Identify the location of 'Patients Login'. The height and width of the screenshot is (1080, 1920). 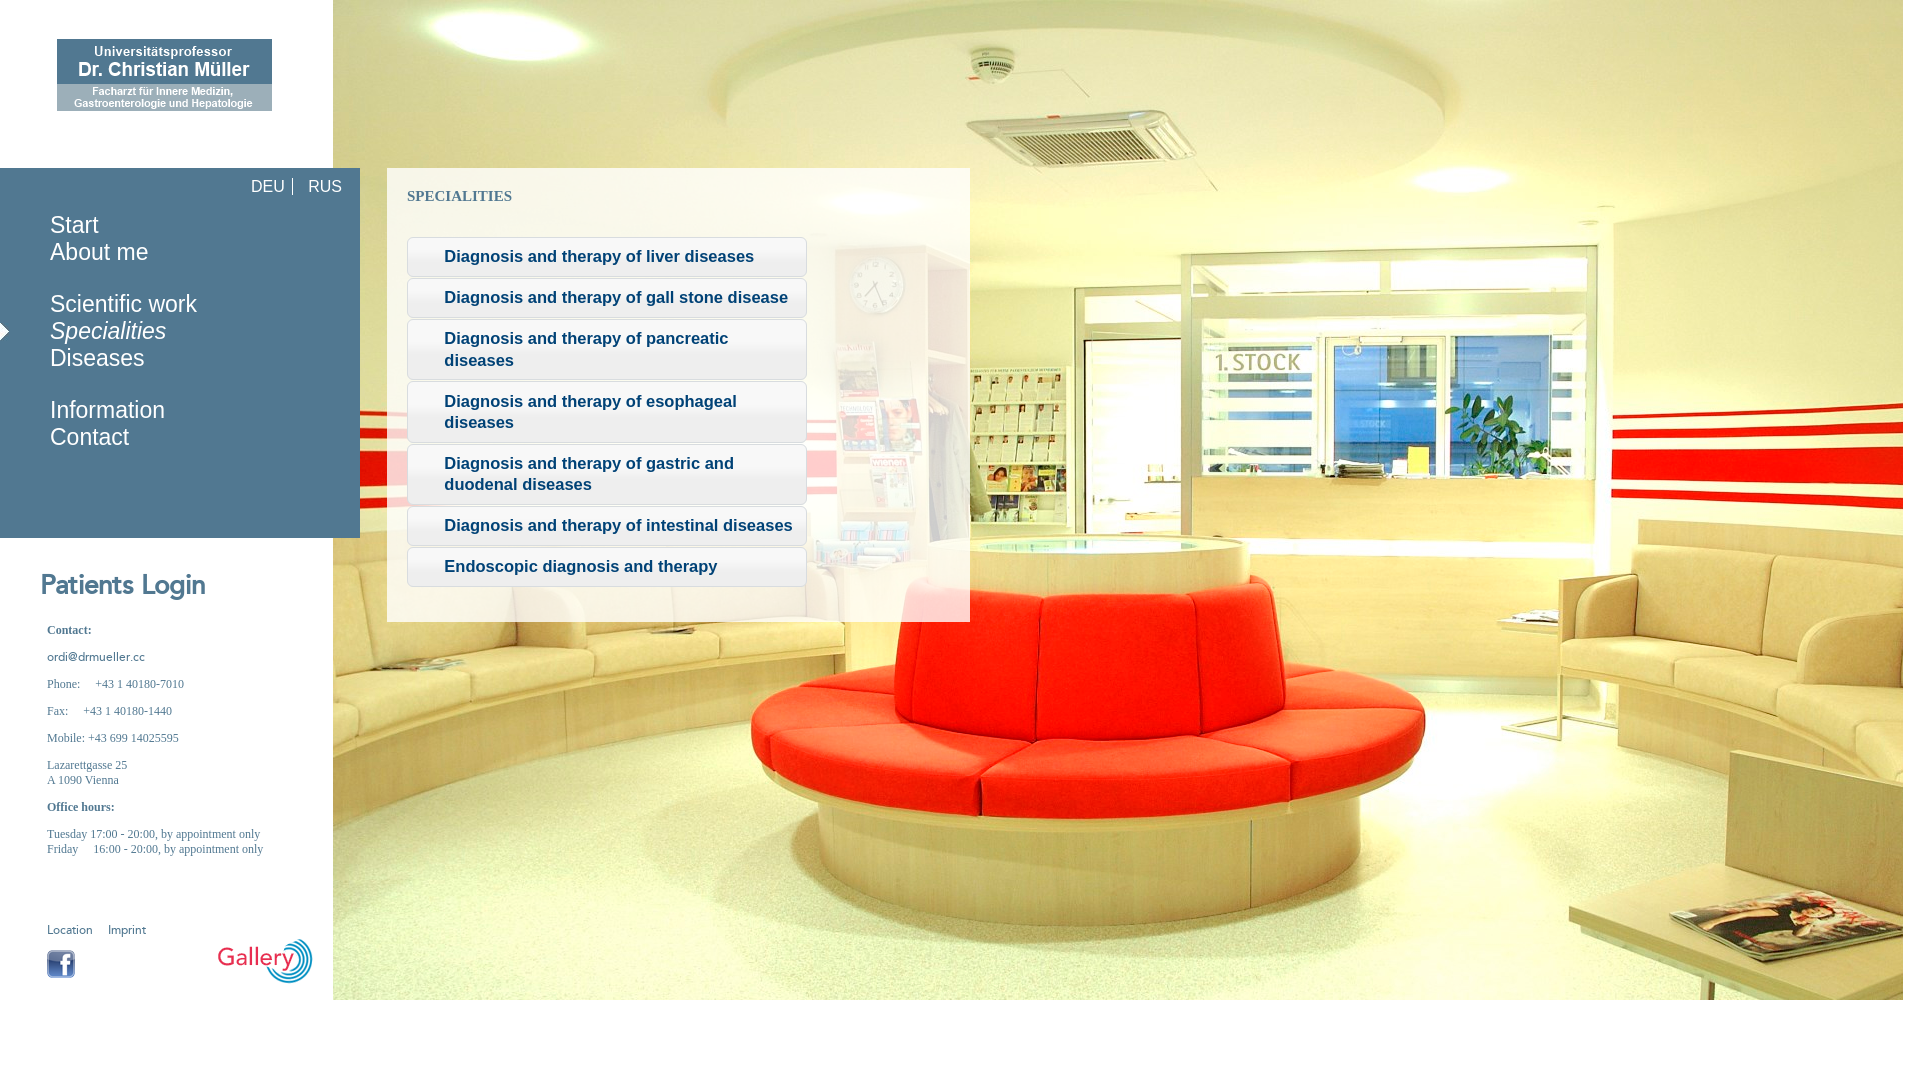
(101, 585).